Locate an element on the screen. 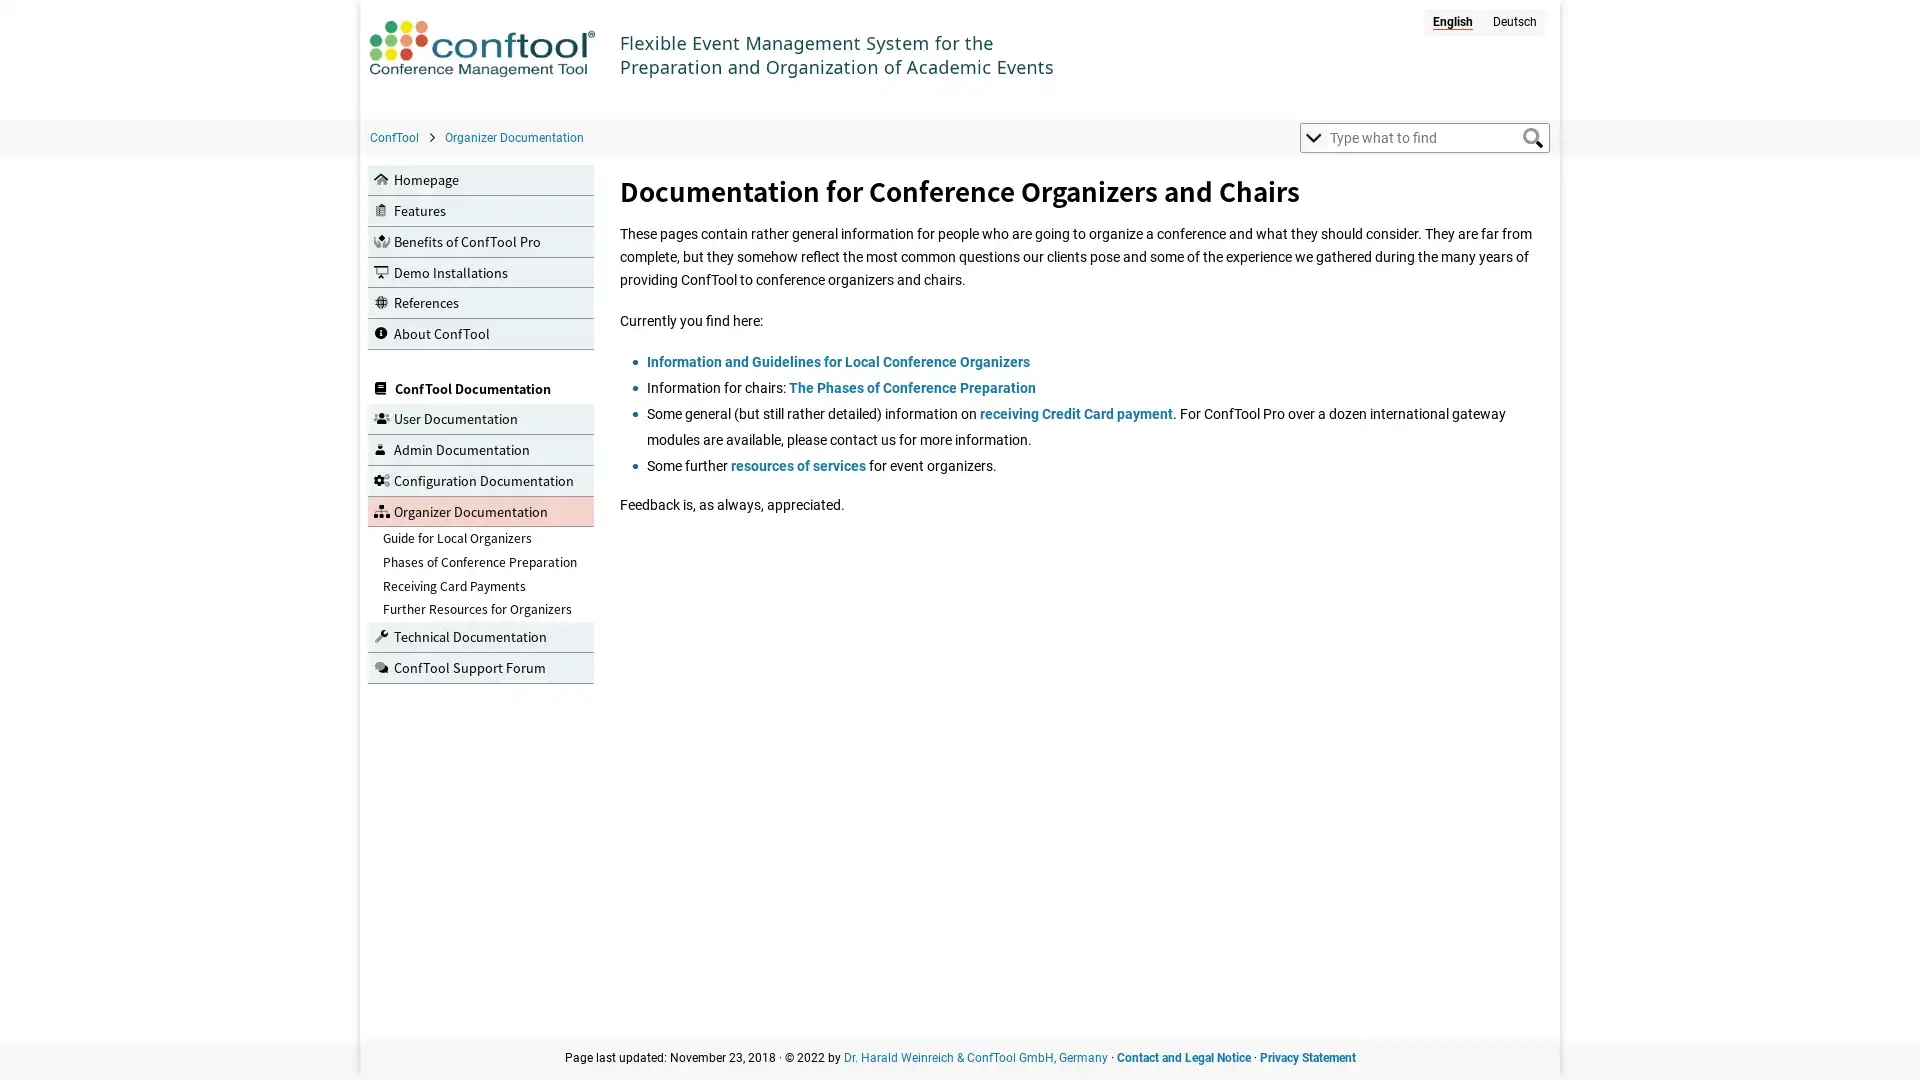 The height and width of the screenshot is (1080, 1920). Search is located at coordinates (1531, 137).